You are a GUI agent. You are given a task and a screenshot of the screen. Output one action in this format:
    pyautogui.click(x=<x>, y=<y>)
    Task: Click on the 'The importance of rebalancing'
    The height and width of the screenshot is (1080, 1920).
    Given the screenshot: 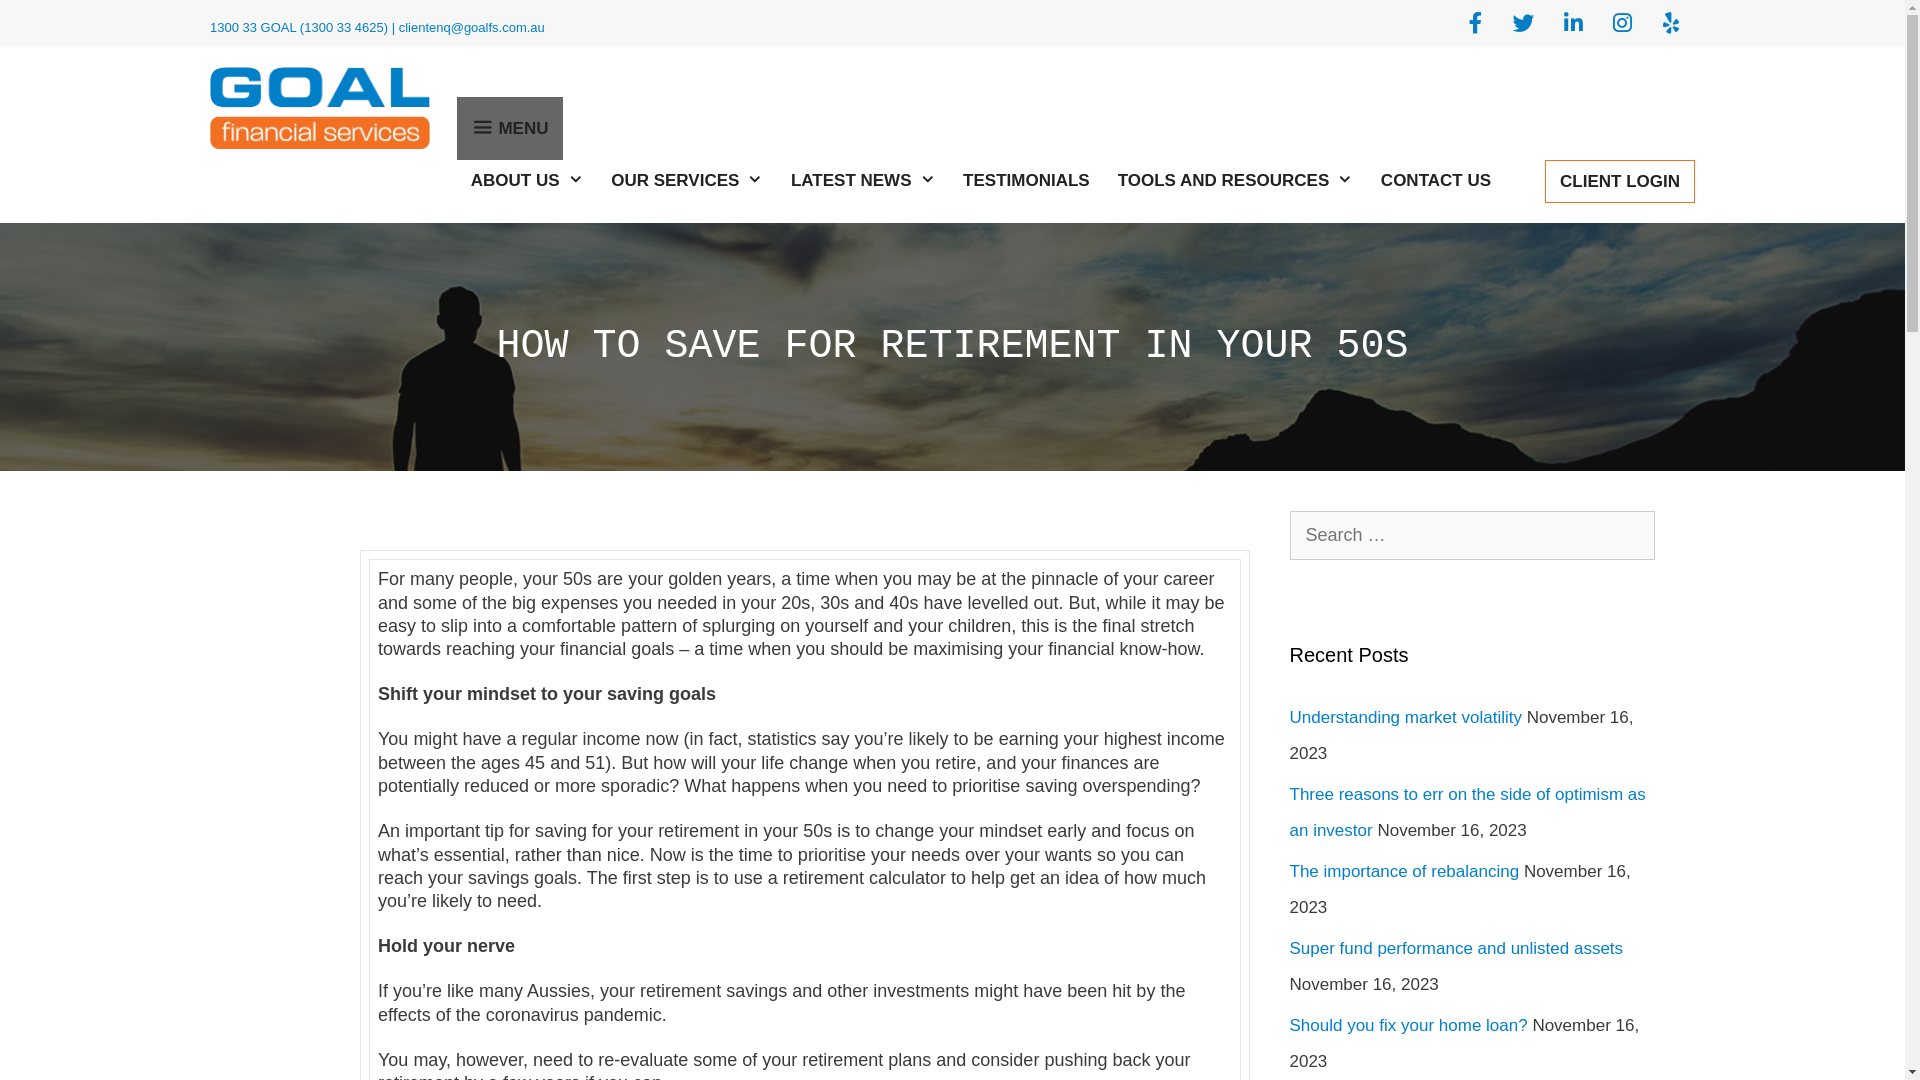 What is the action you would take?
    pyautogui.click(x=1290, y=870)
    